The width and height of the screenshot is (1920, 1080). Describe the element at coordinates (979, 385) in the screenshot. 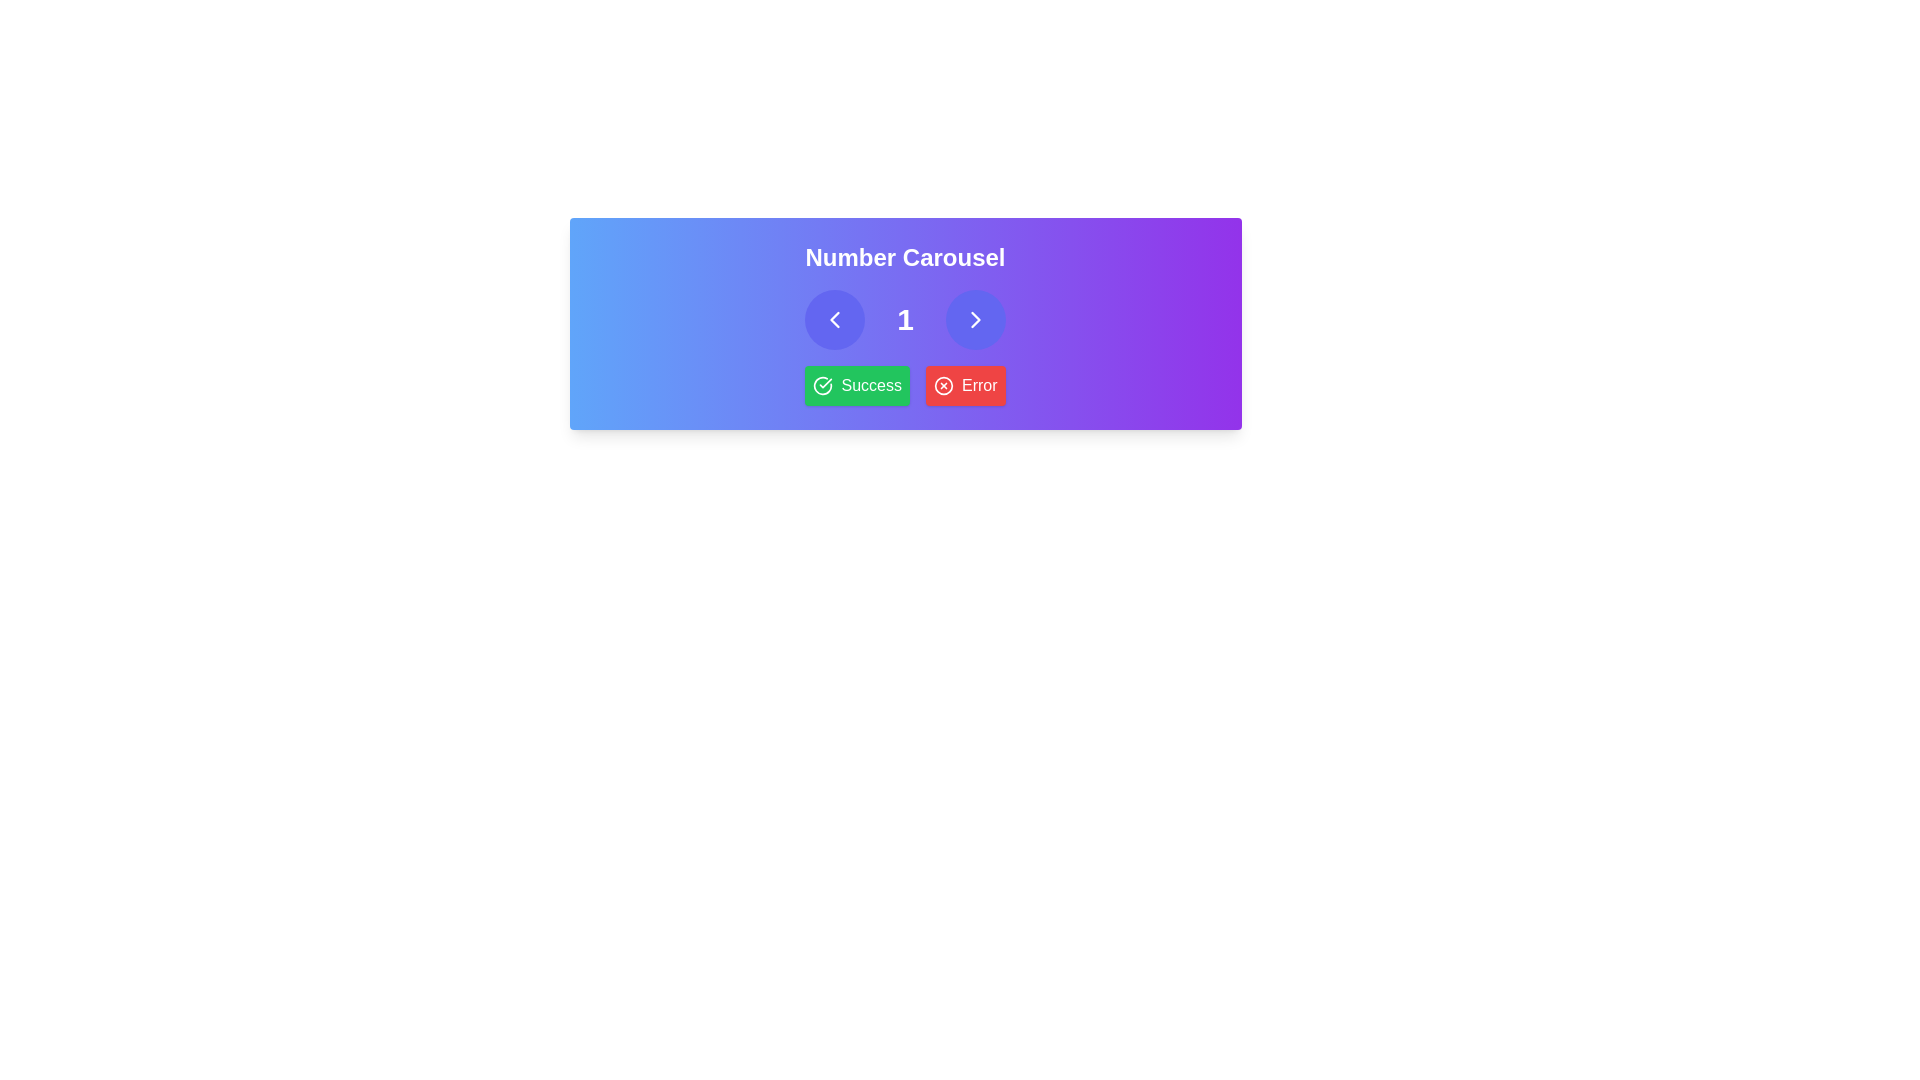

I see `the 'Error' static text component displayed in bold white font on a red background` at that location.